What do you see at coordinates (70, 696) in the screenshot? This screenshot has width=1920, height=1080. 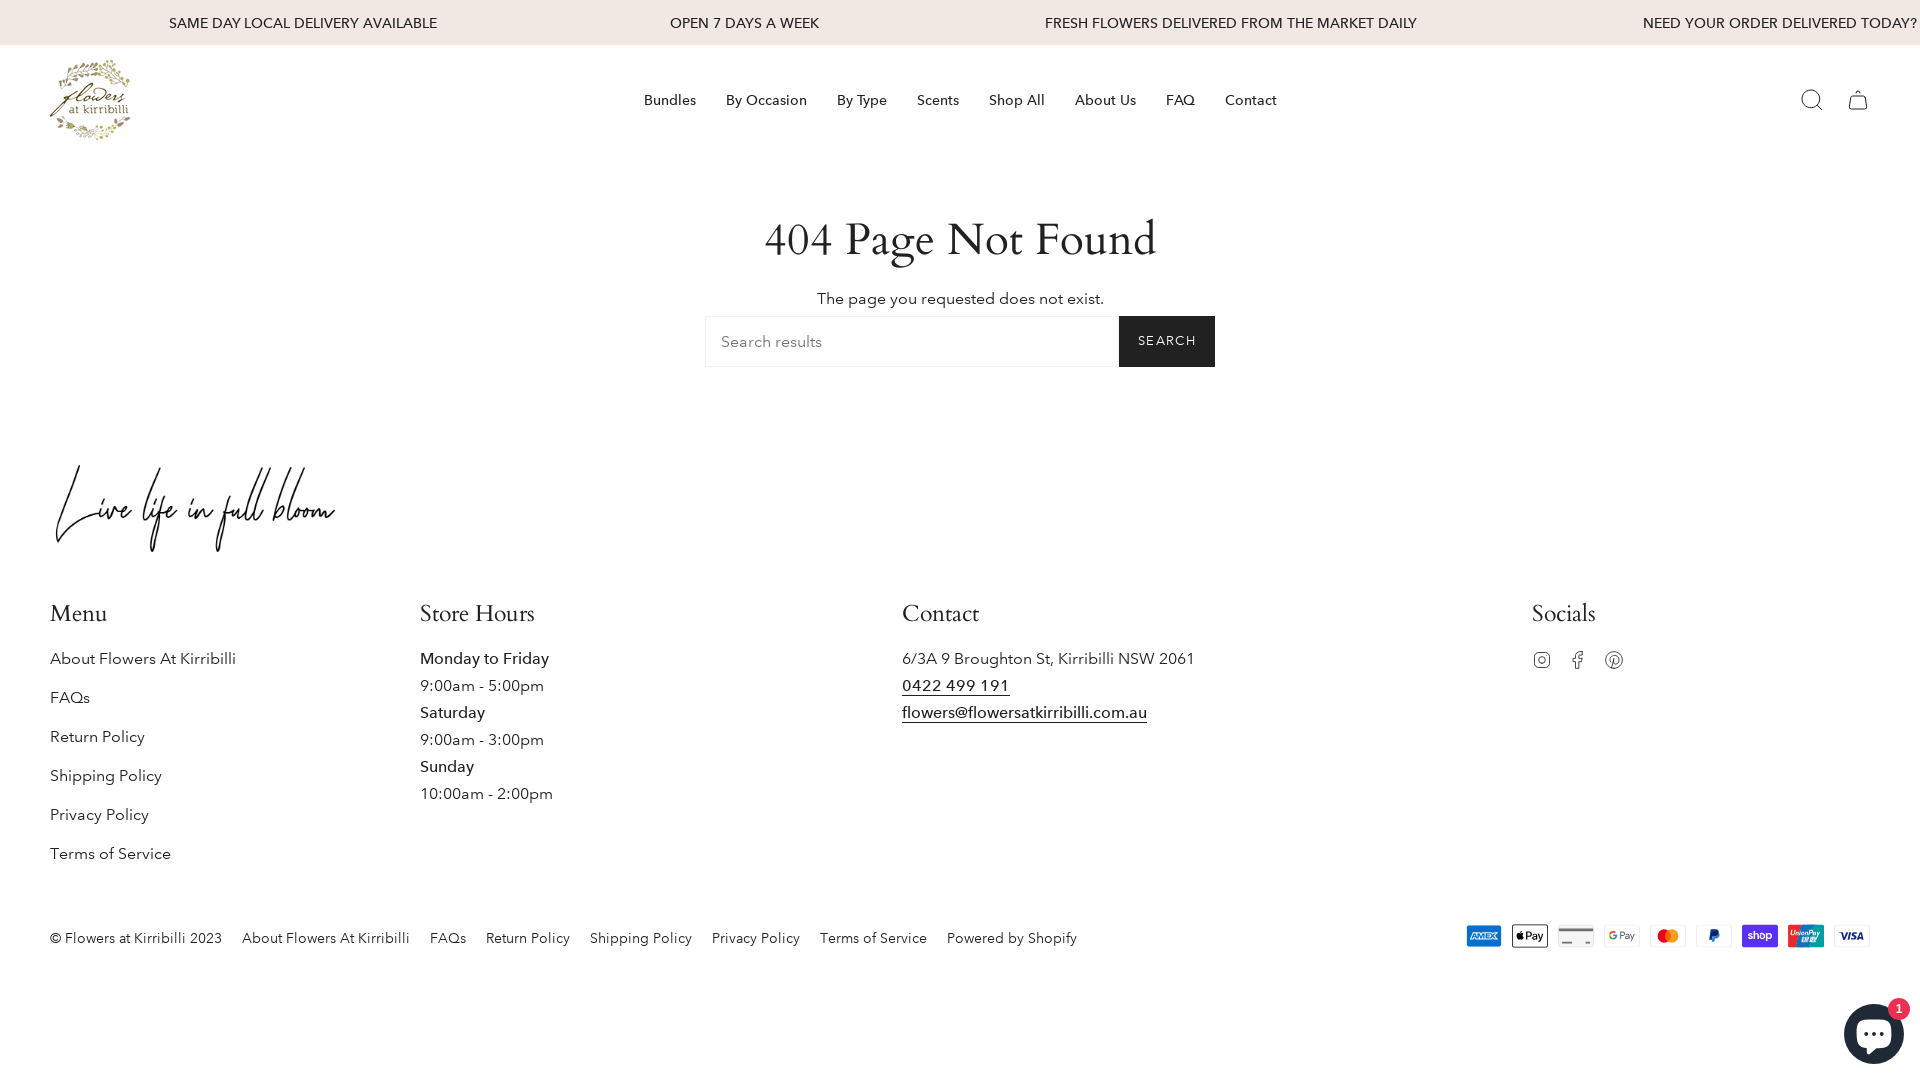 I see `'FAQs'` at bounding box center [70, 696].